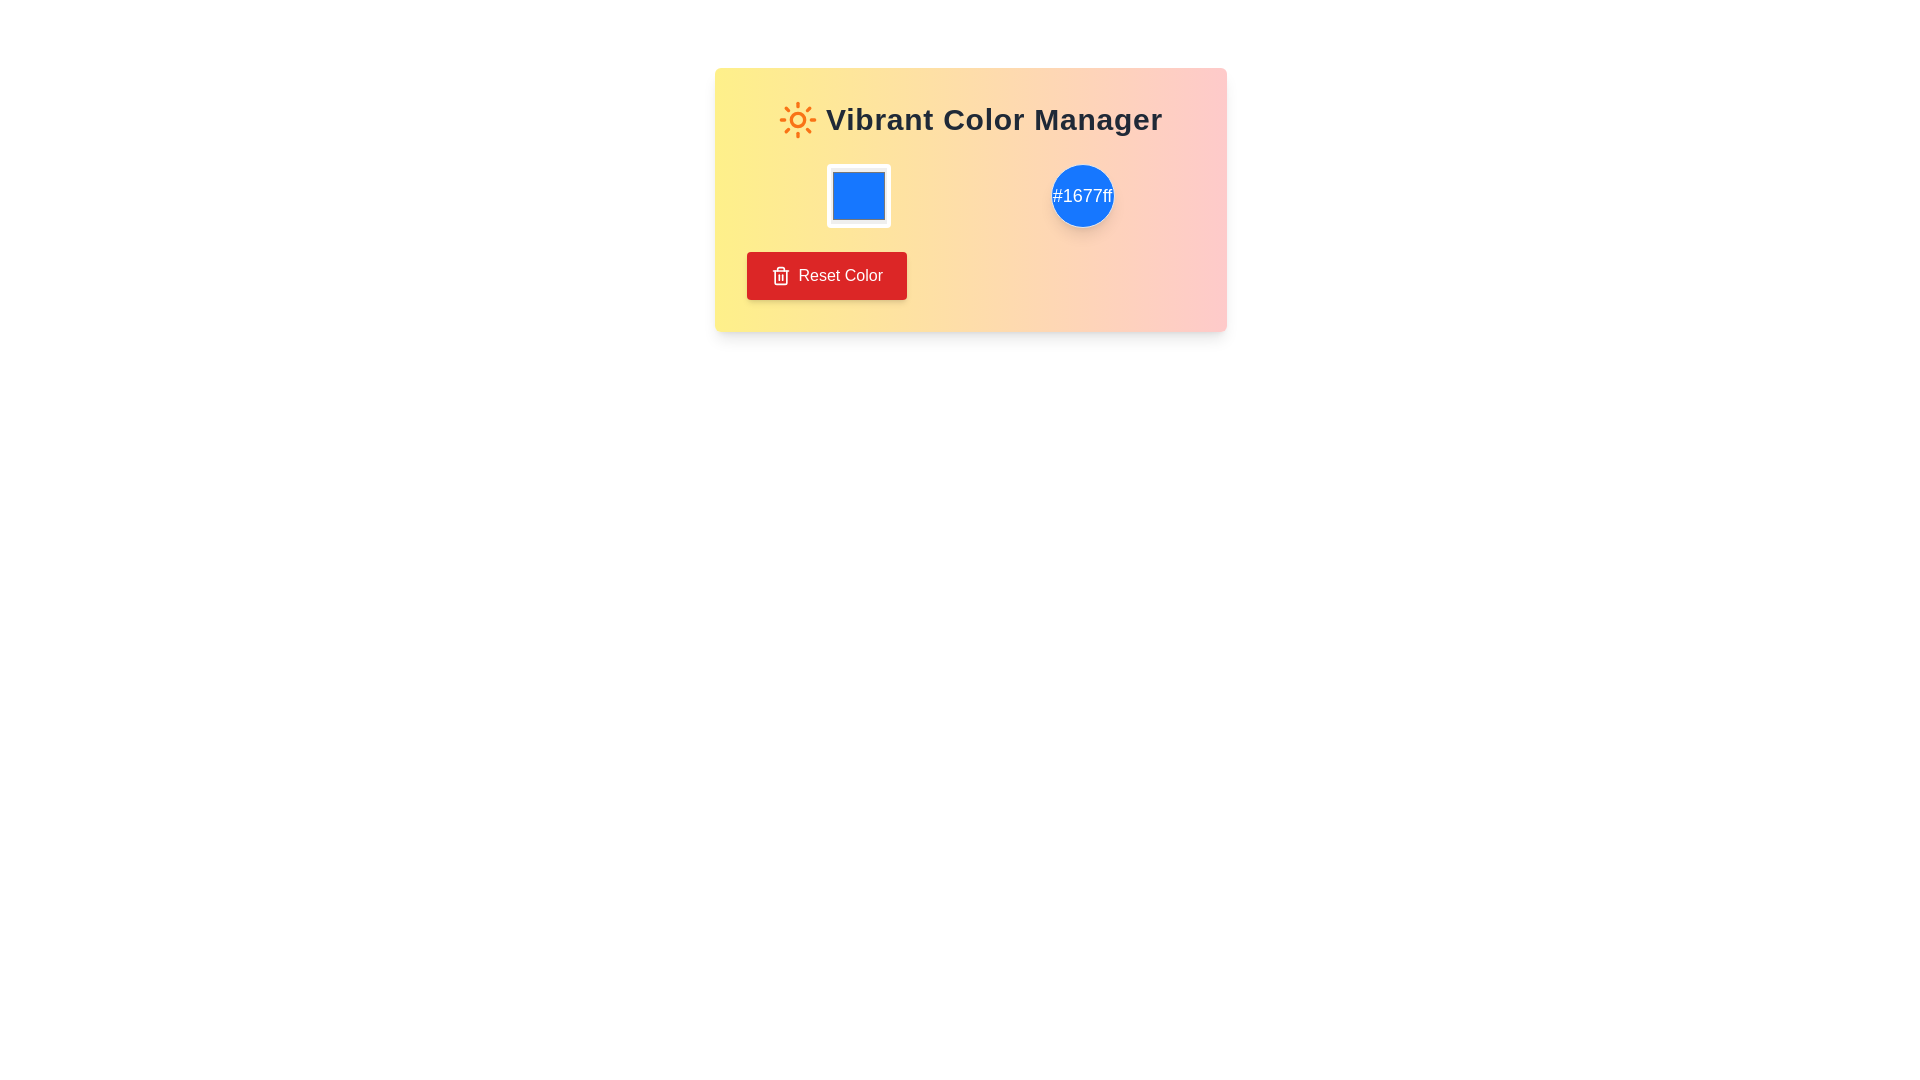 The height and width of the screenshot is (1080, 1920). What do you see at coordinates (796, 119) in the screenshot?
I see `the small orange circular graphic, which is centrally located within the sun-like icon in the 'Vibrant Color Manager' card` at bounding box center [796, 119].